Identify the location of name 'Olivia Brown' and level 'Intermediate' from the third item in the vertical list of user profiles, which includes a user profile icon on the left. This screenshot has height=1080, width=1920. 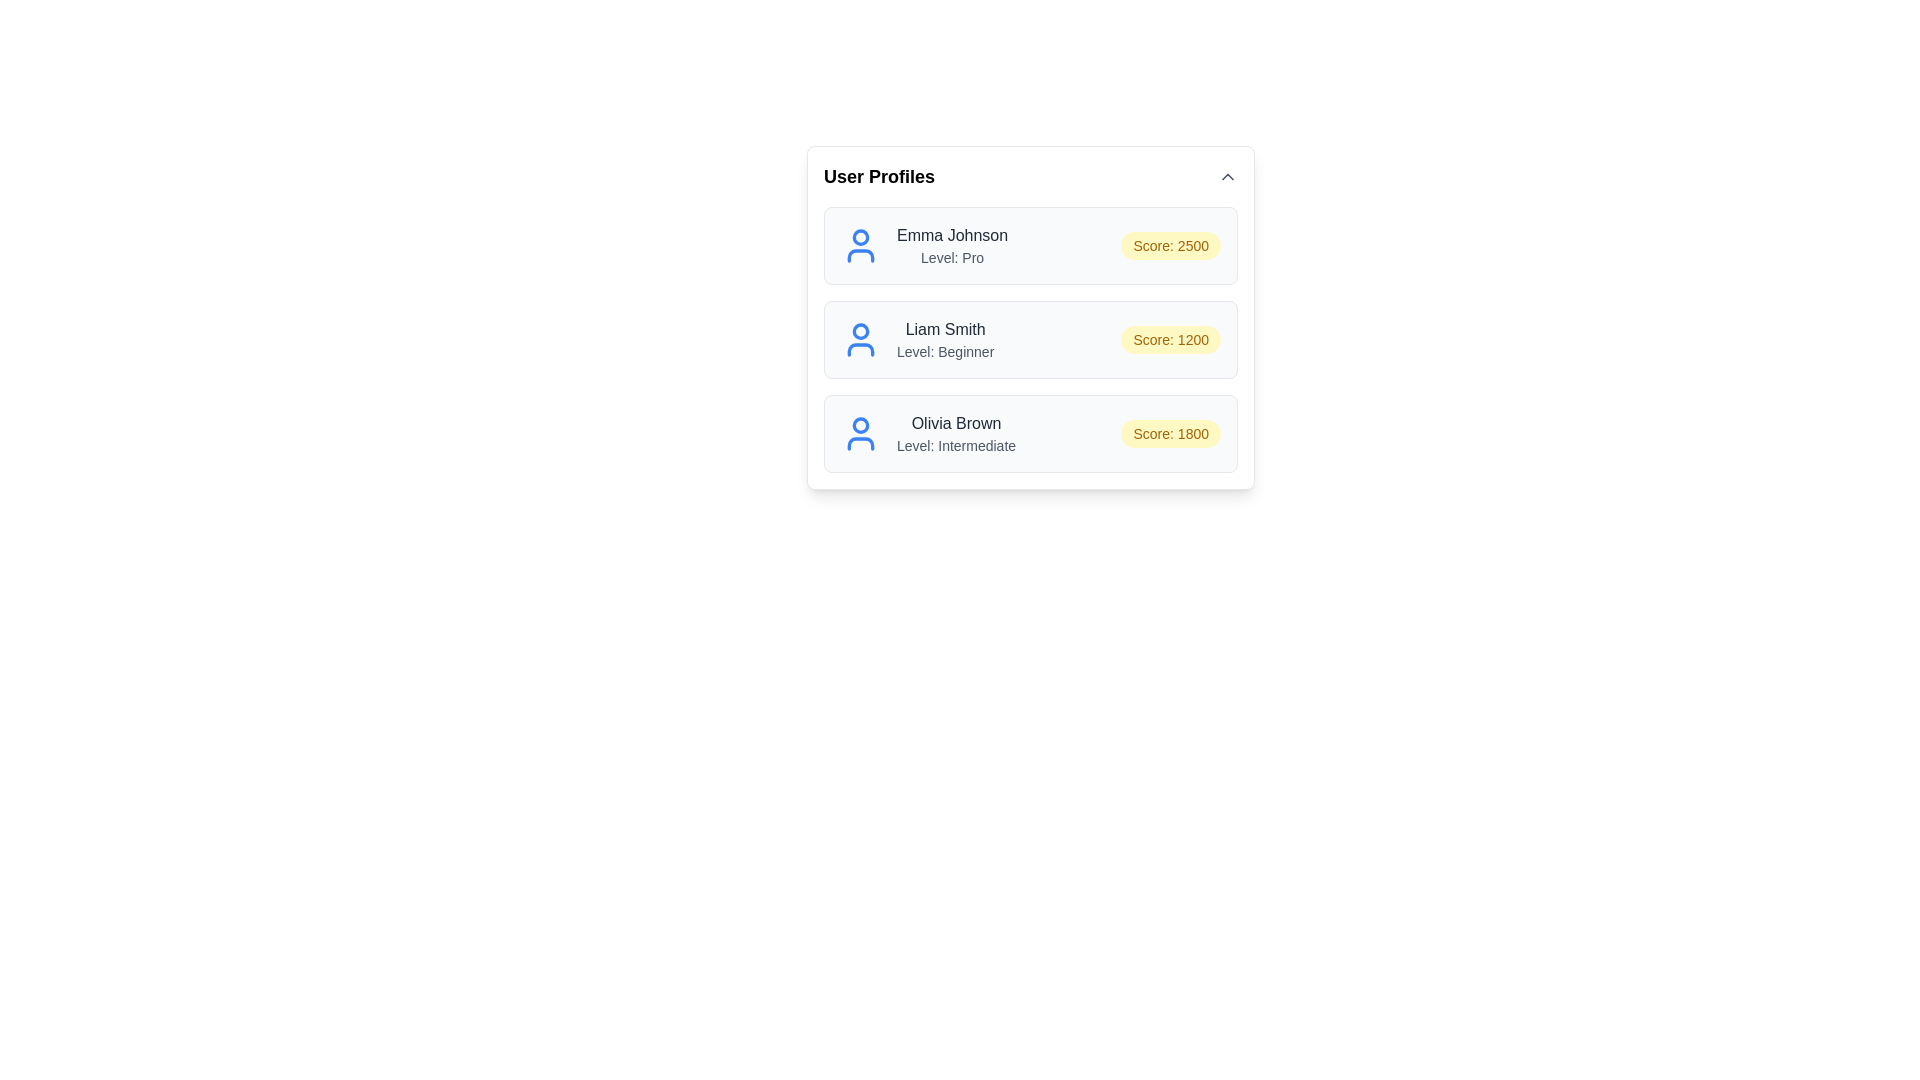
(927, 433).